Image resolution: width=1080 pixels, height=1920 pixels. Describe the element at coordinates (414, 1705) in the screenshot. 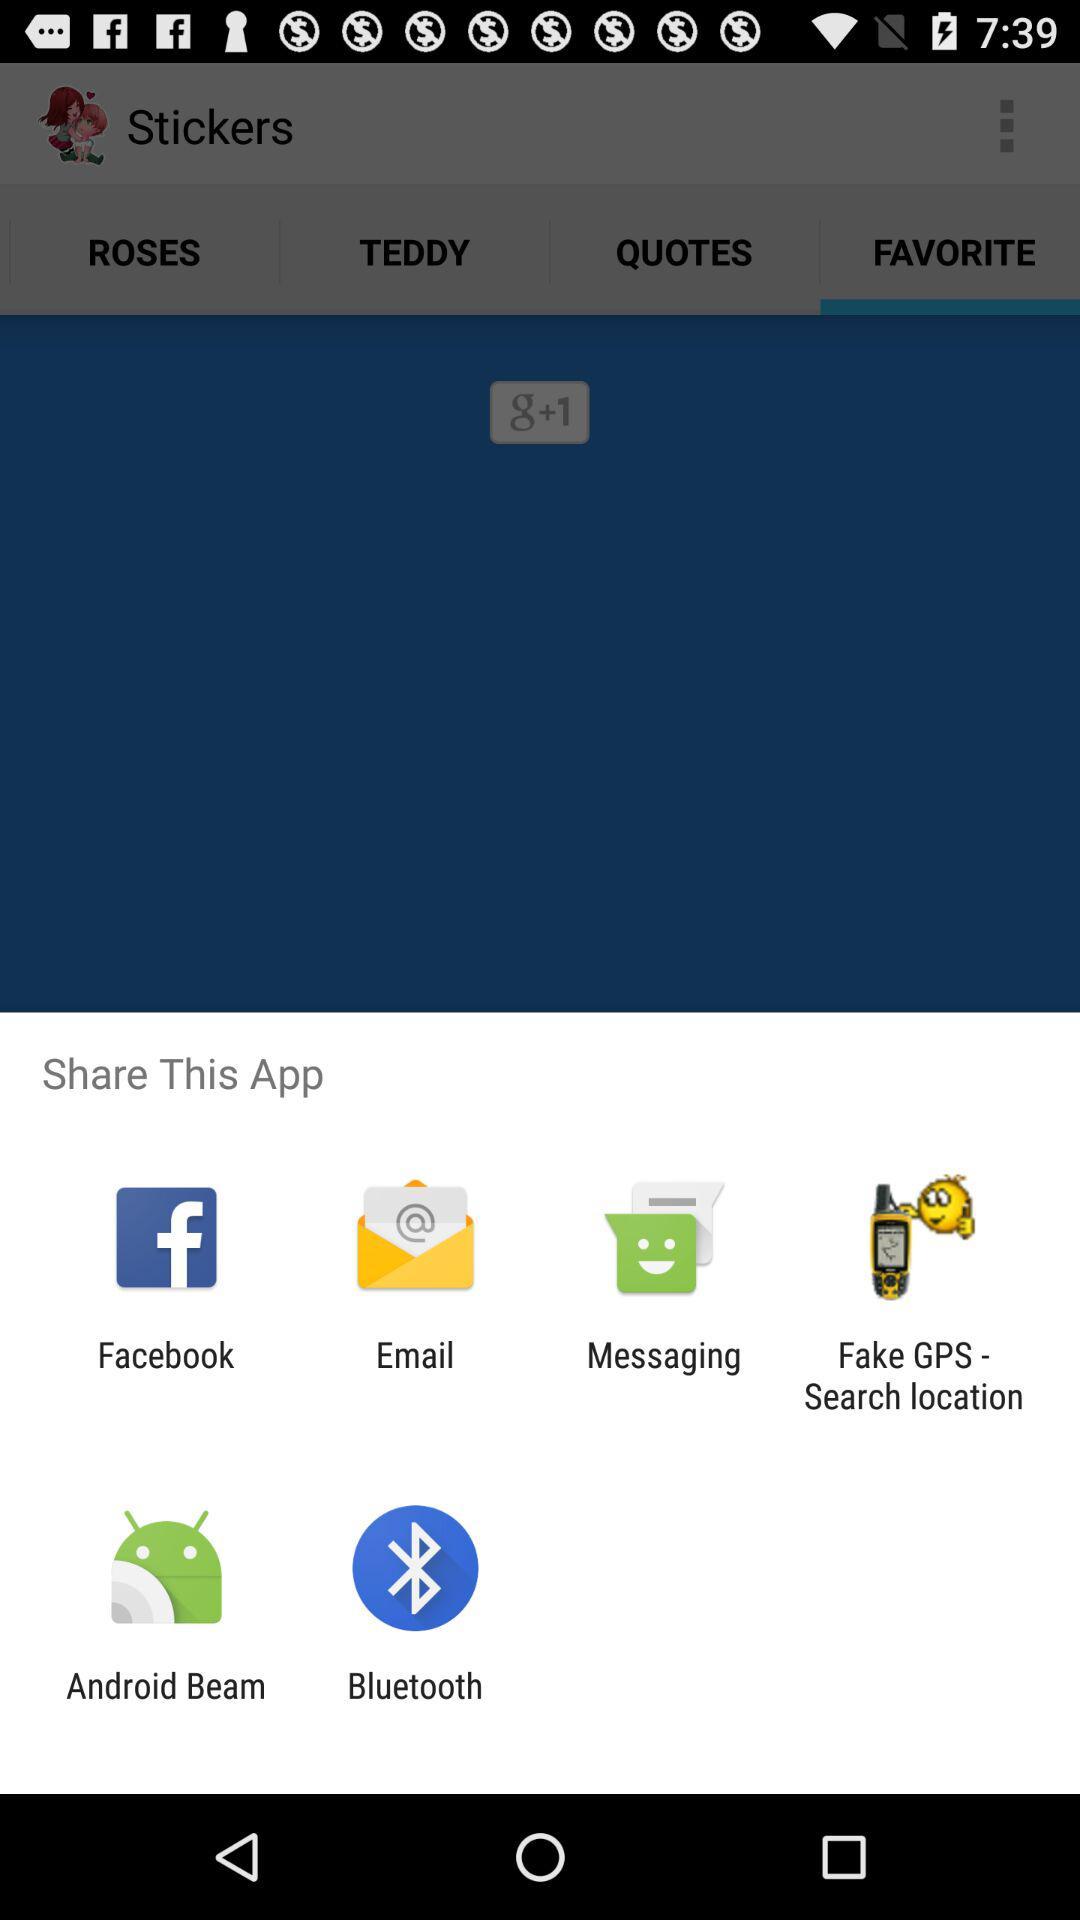

I see `bluetooth app` at that location.